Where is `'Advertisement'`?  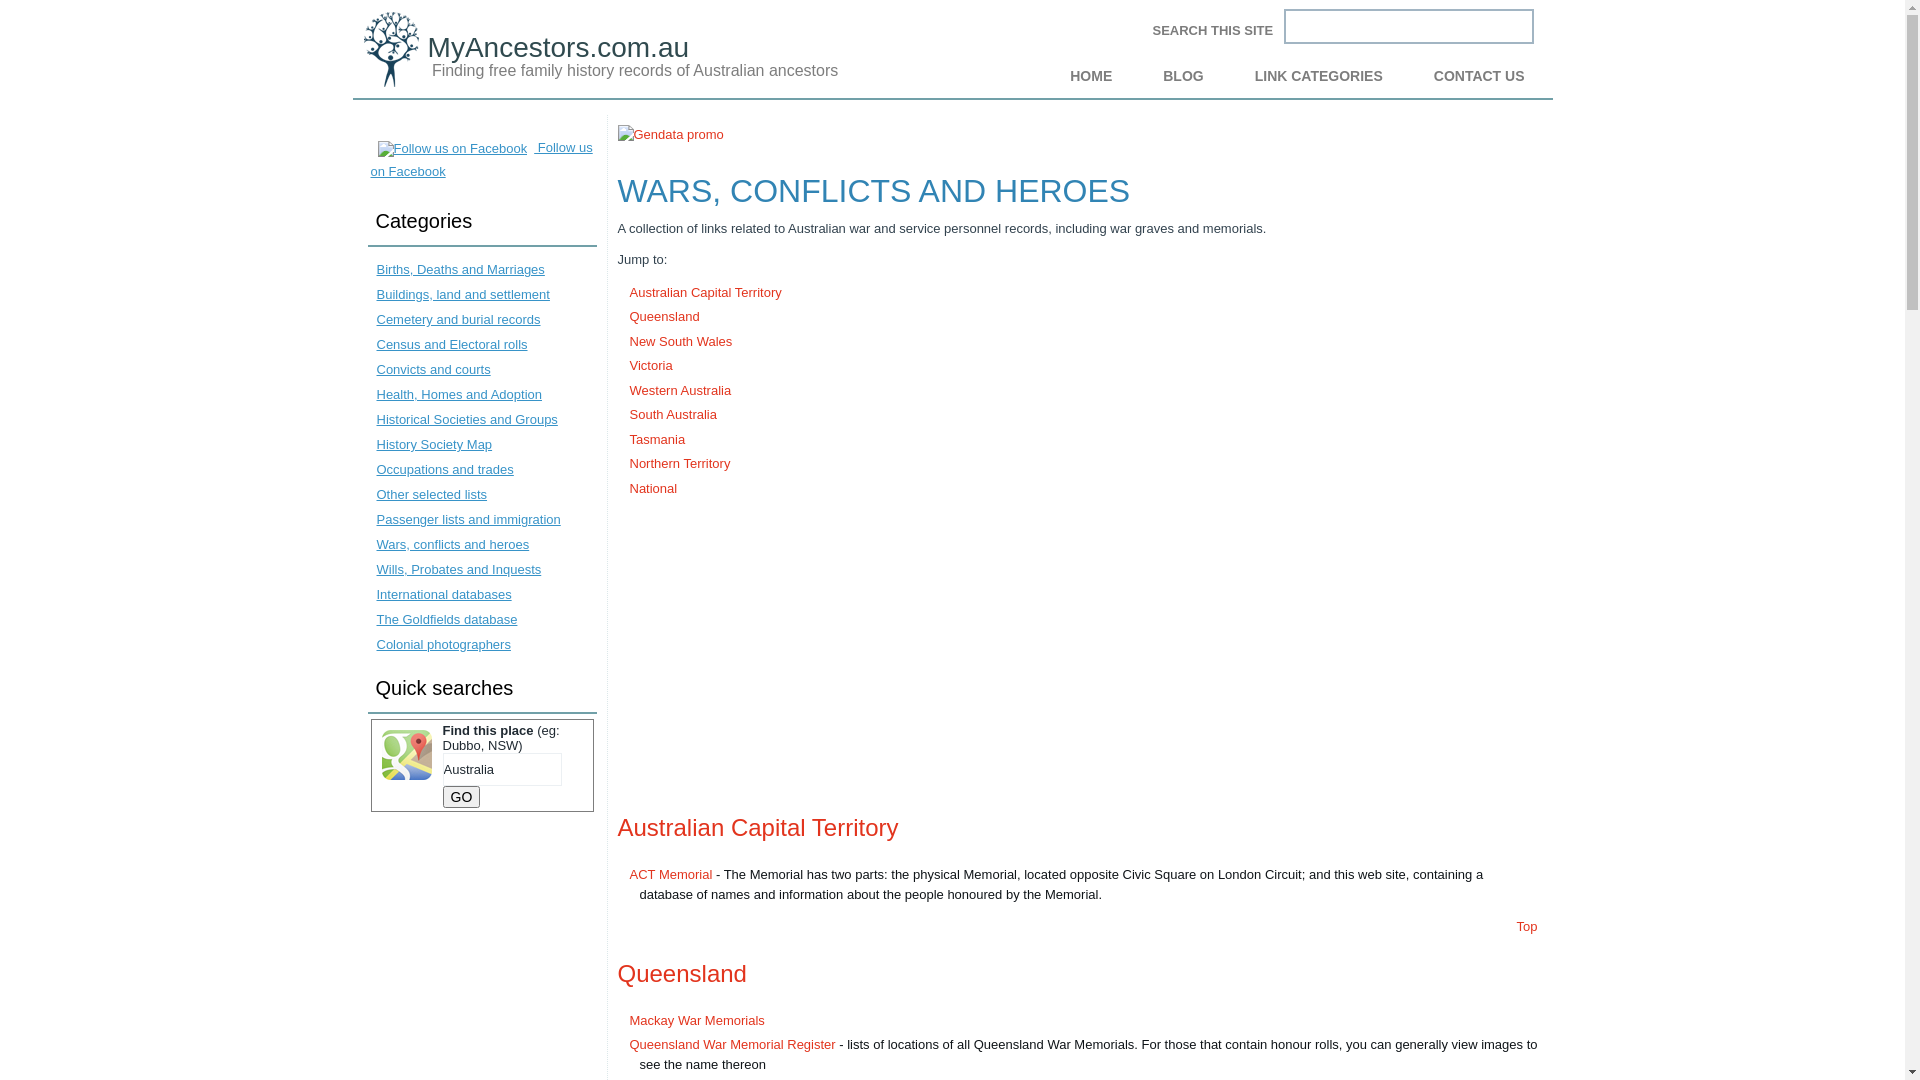
'Advertisement' is located at coordinates (1077, 651).